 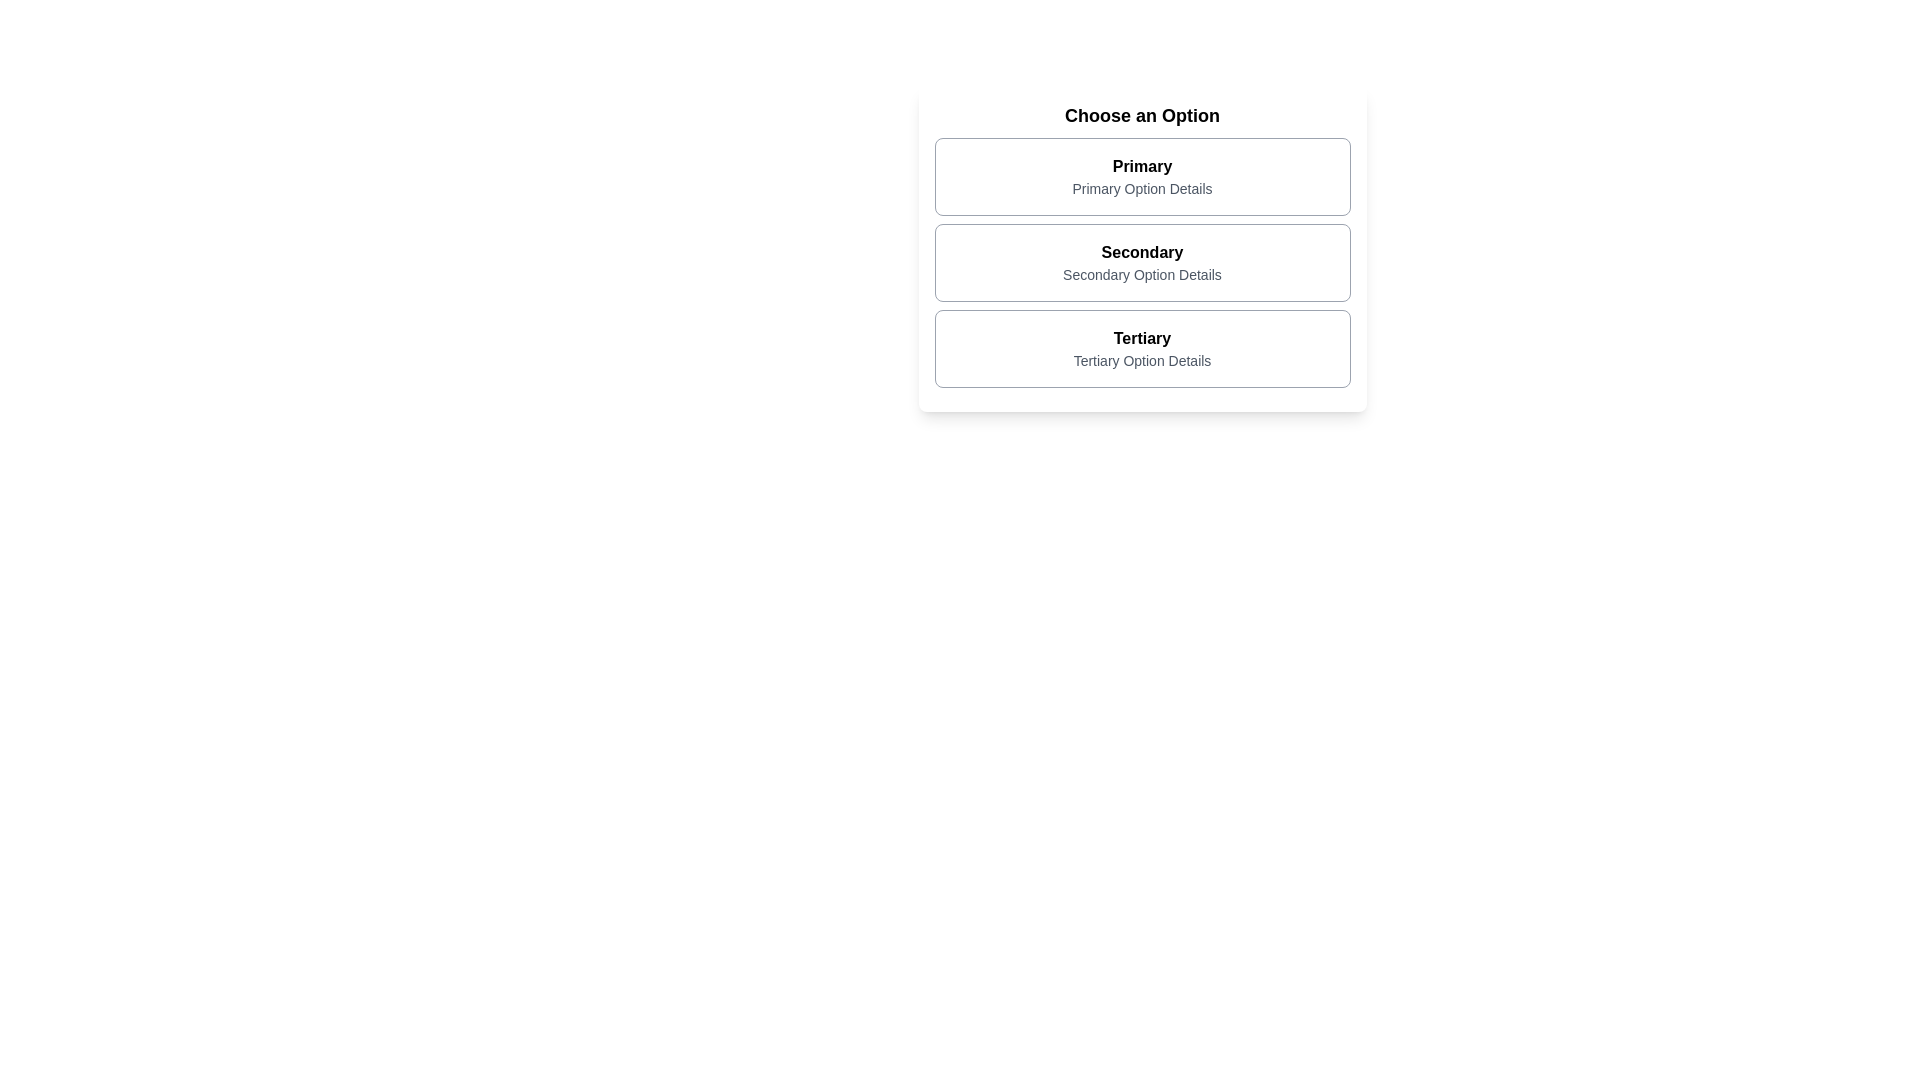 What do you see at coordinates (1142, 274) in the screenshot?
I see `the static text element reading 'Secondary Option Details', which is styled in gray with a smaller font and located in the middle selection area labeled 'Secondary'` at bounding box center [1142, 274].